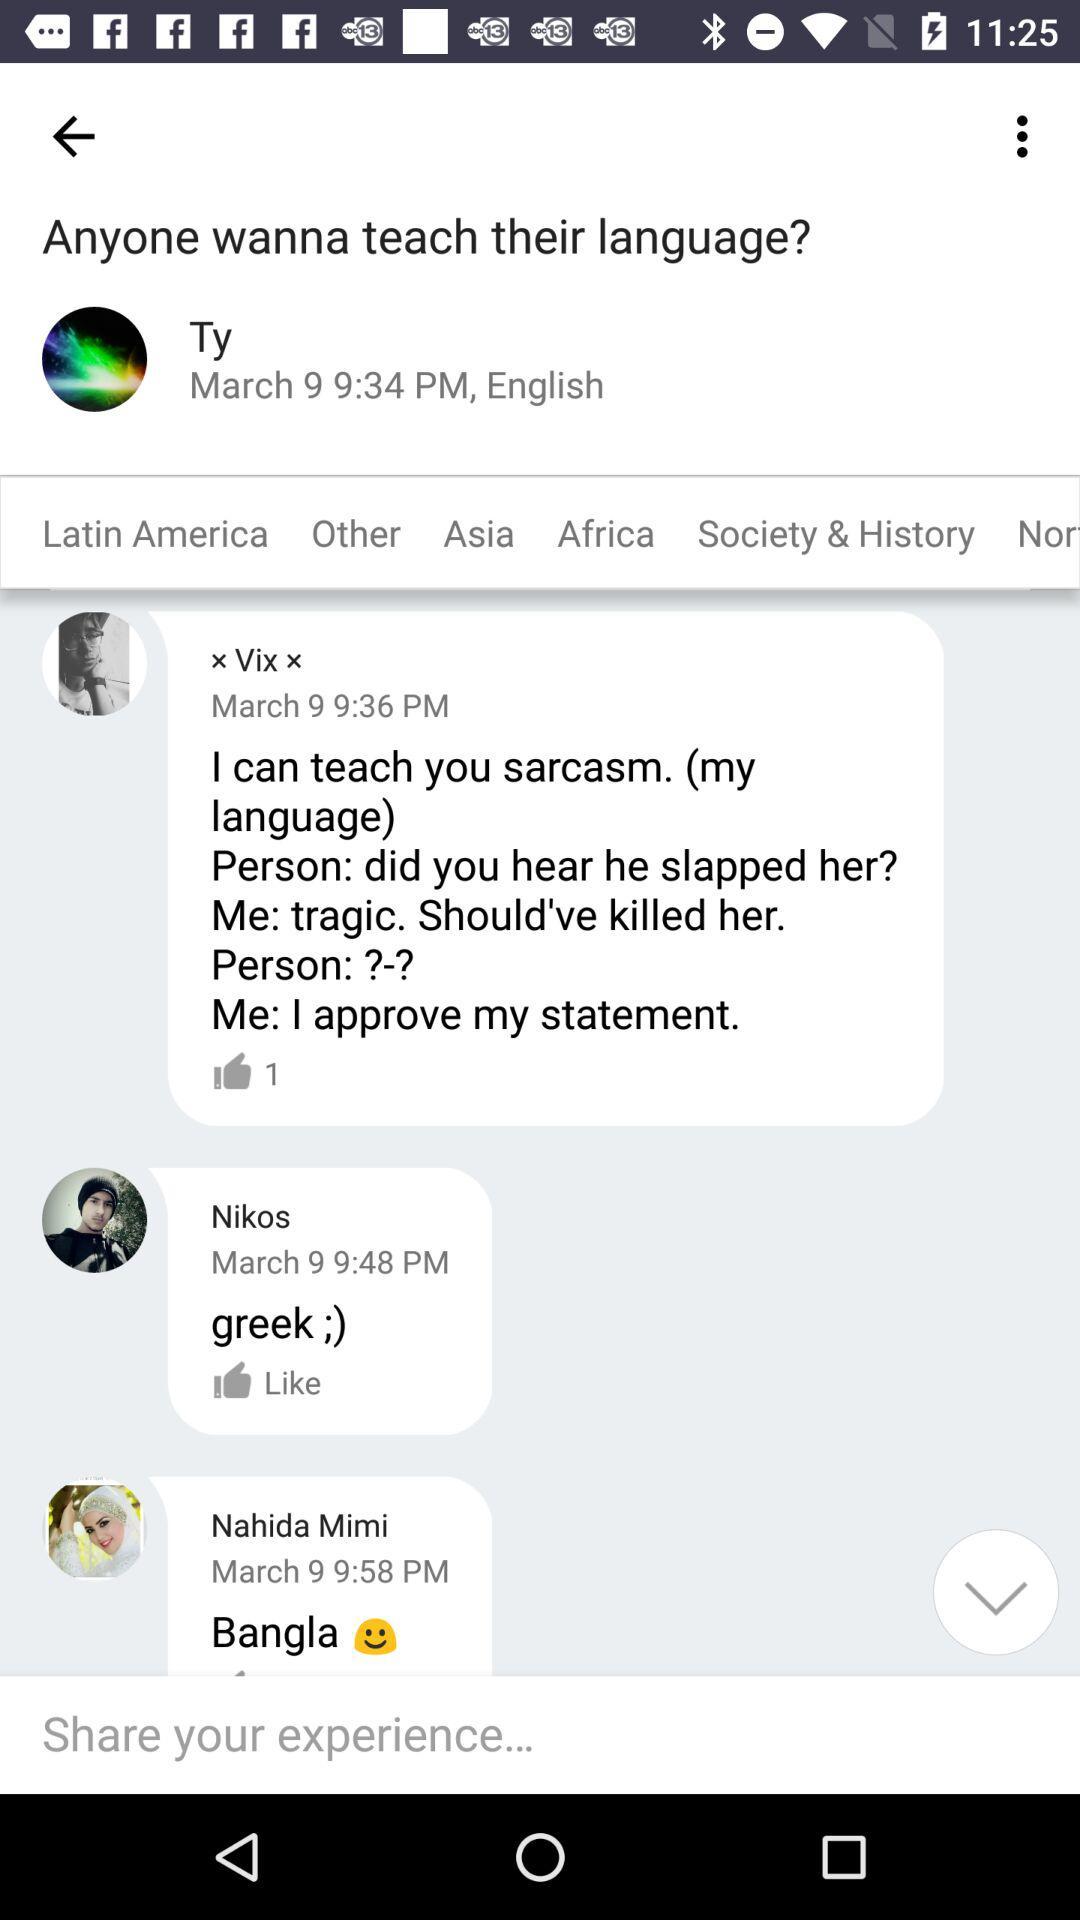  Describe the element at coordinates (245, 1072) in the screenshot. I see `item above the nikos` at that location.